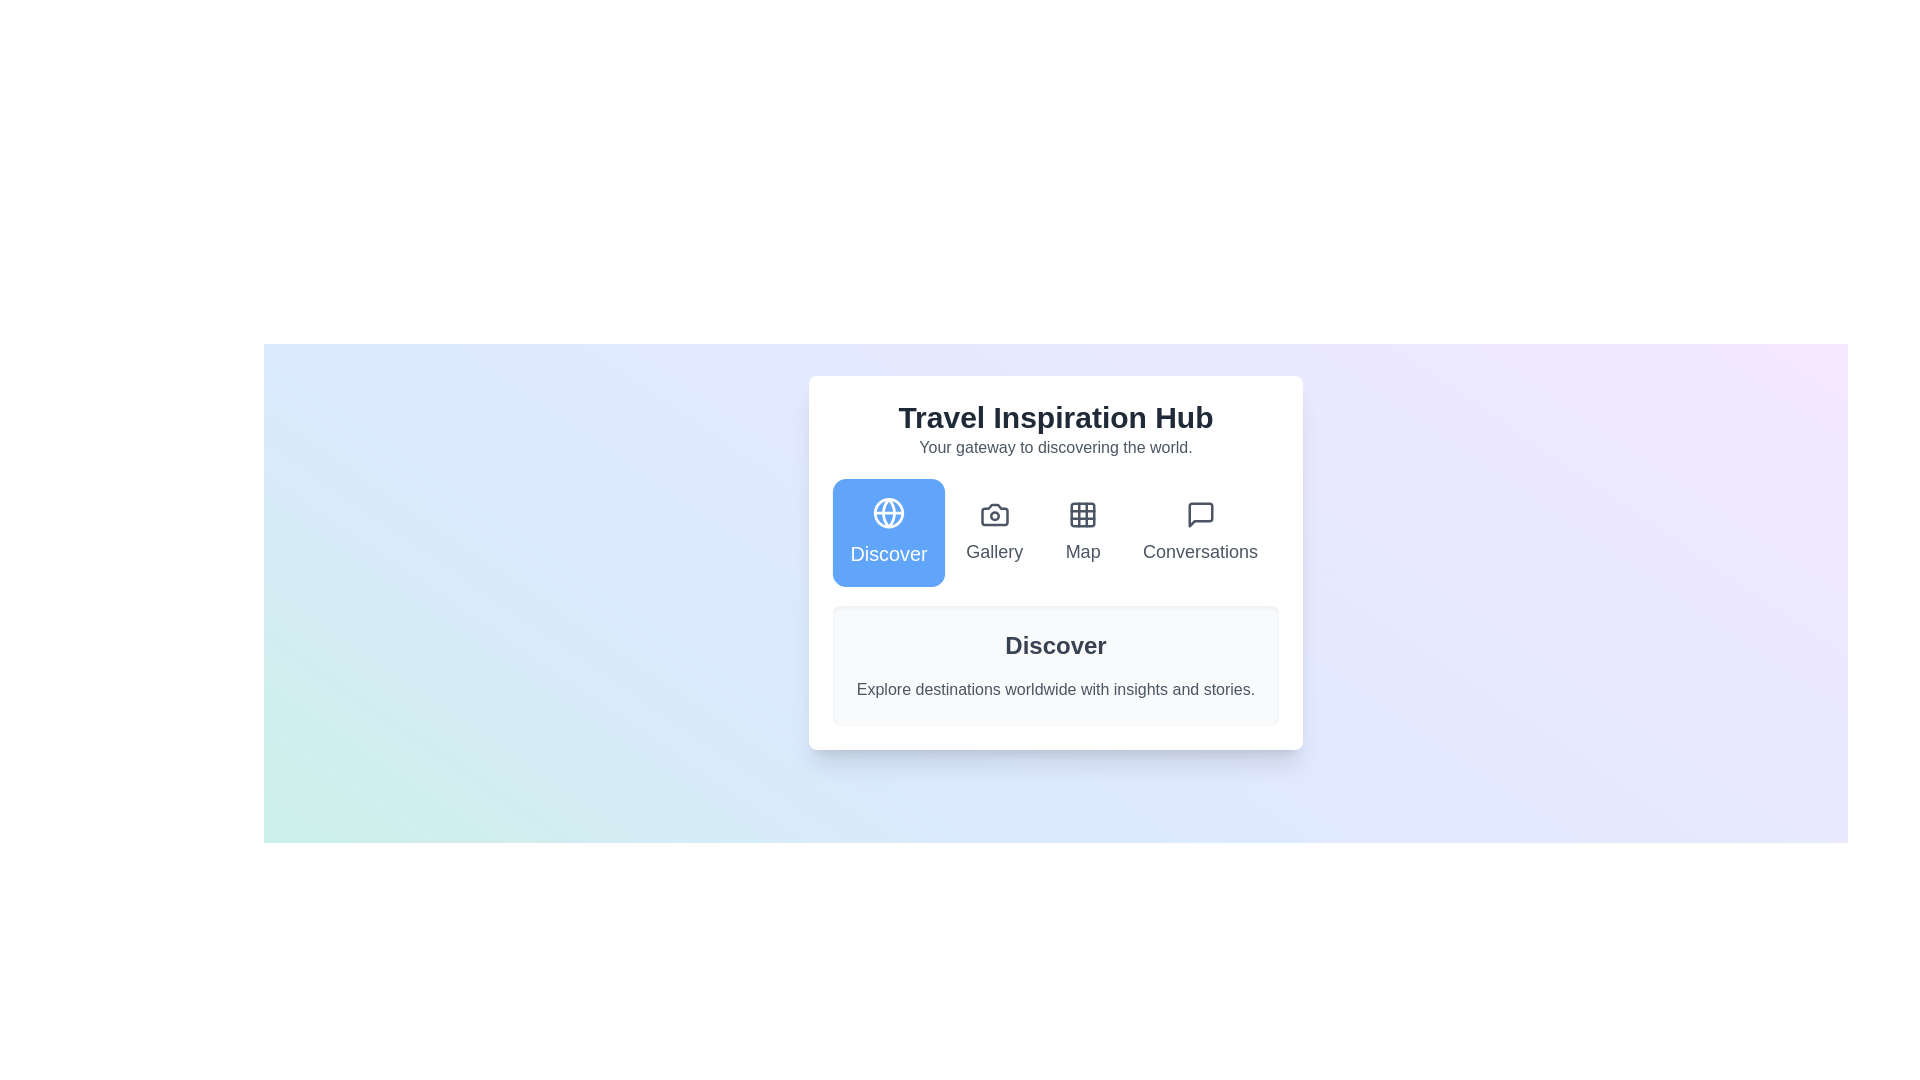 This screenshot has height=1080, width=1920. What do you see at coordinates (1082, 531) in the screenshot?
I see `the 'Map' button located` at bounding box center [1082, 531].